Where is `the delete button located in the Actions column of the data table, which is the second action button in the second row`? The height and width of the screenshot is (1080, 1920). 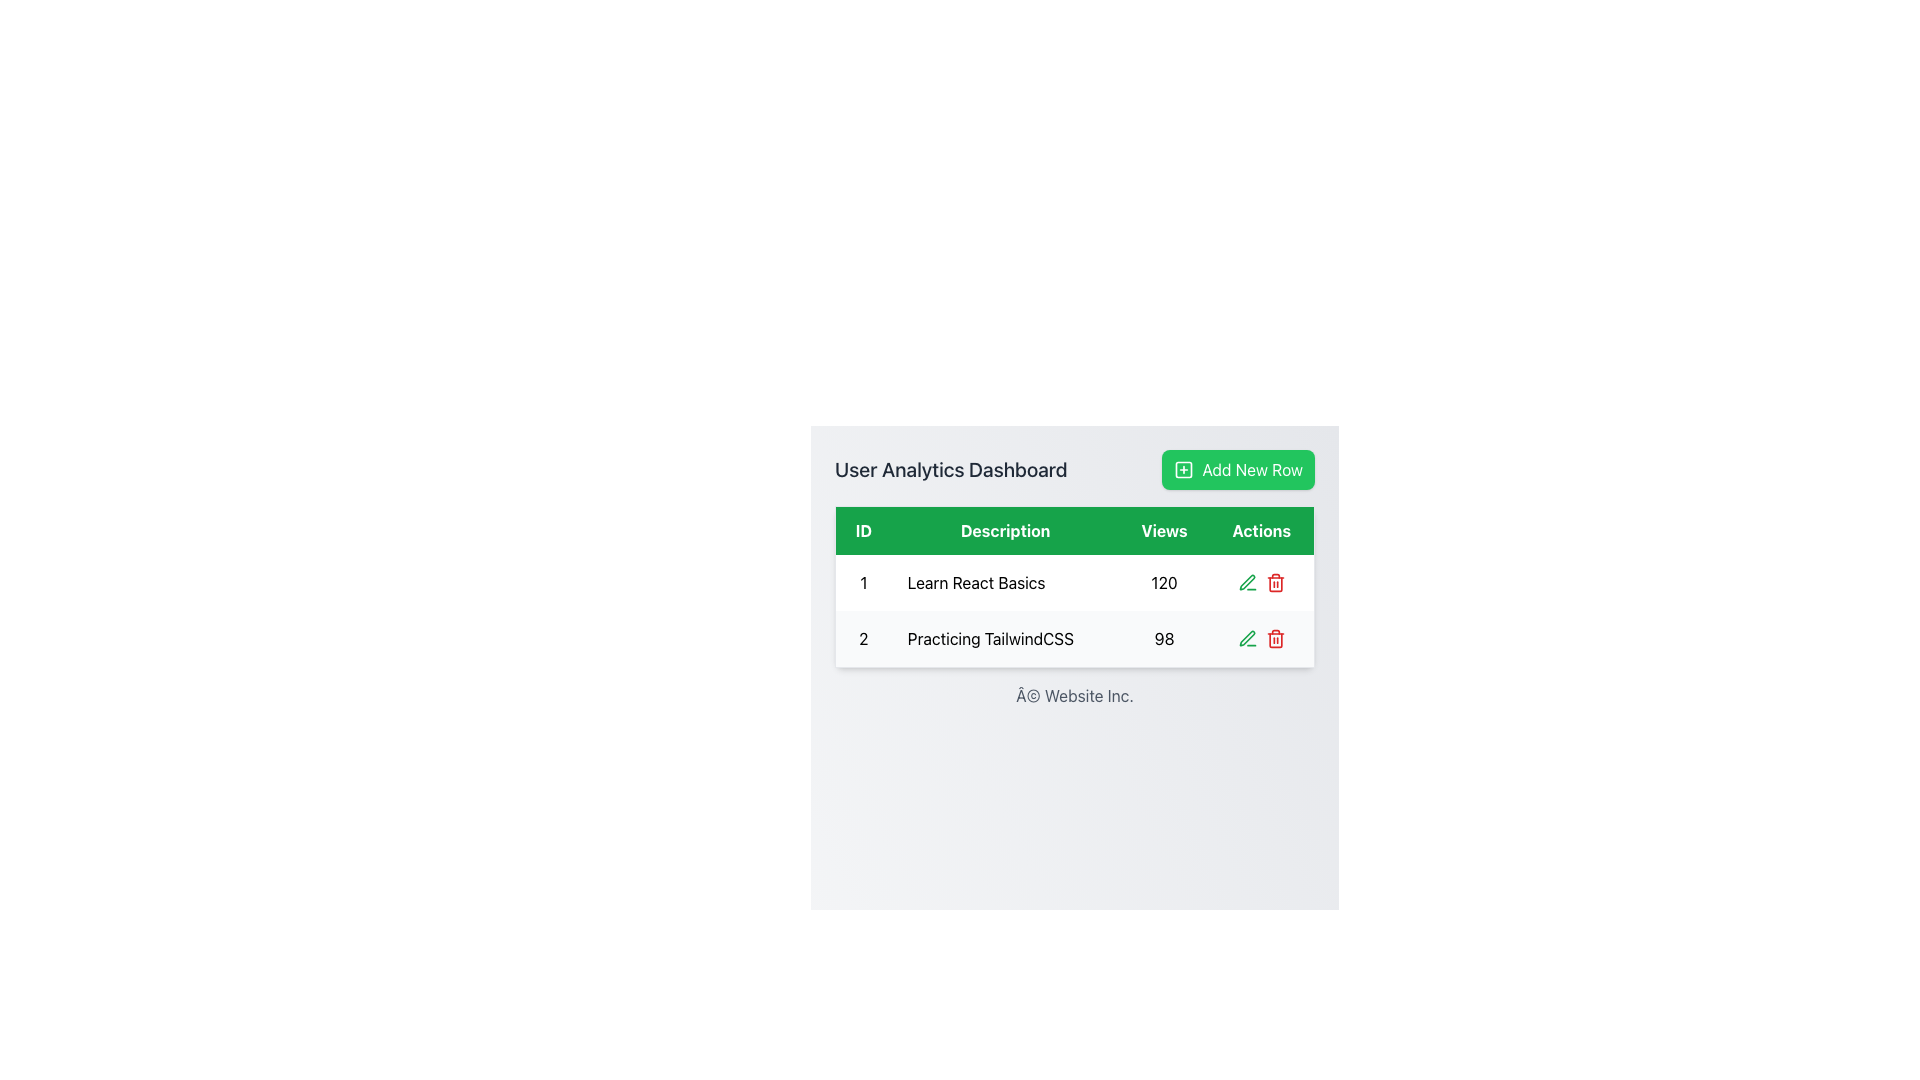
the delete button located in the Actions column of the data table, which is the second action button in the second row is located at coordinates (1274, 639).